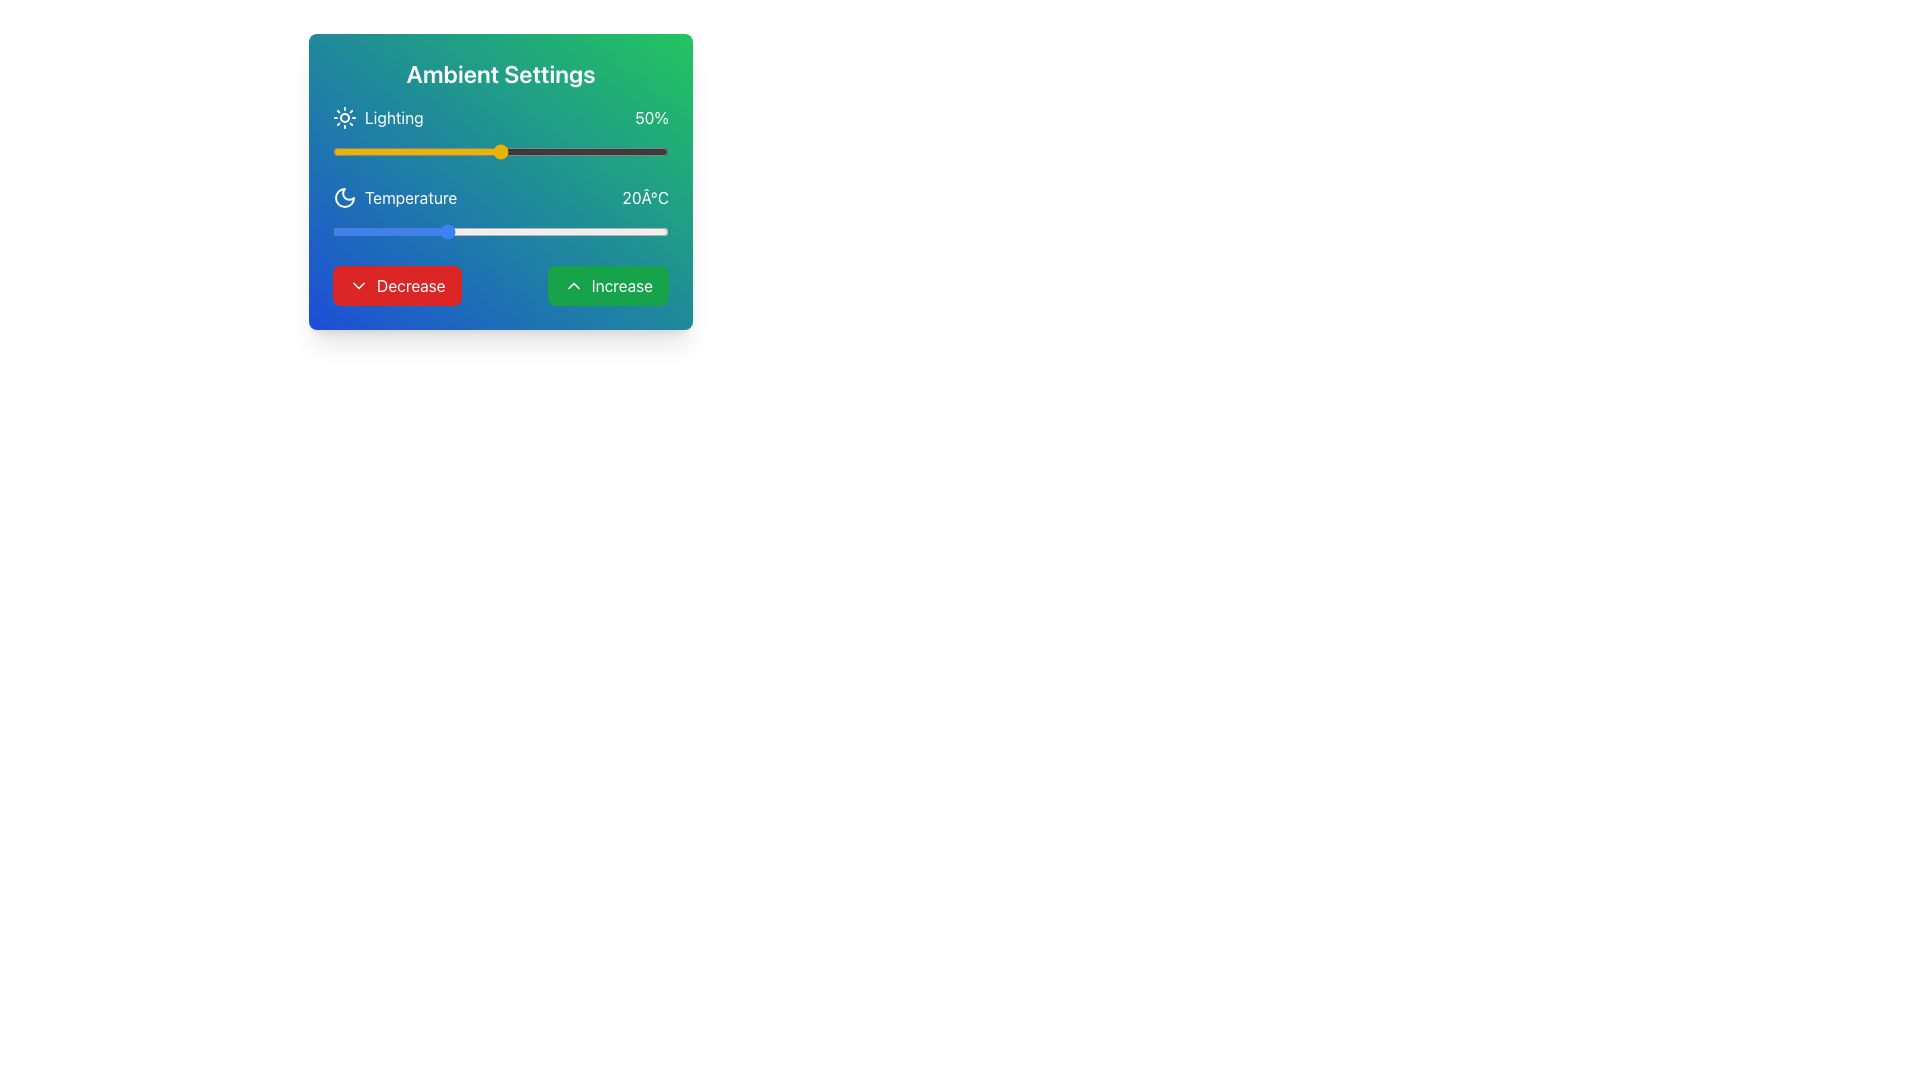  Describe the element at coordinates (500, 118) in the screenshot. I see `the Label with contextual information displaying 'Lighting' and '50%' on a blue to green background, located at the top of the 'Ambient Settings' panel above the lighting adjustment slider` at that location.